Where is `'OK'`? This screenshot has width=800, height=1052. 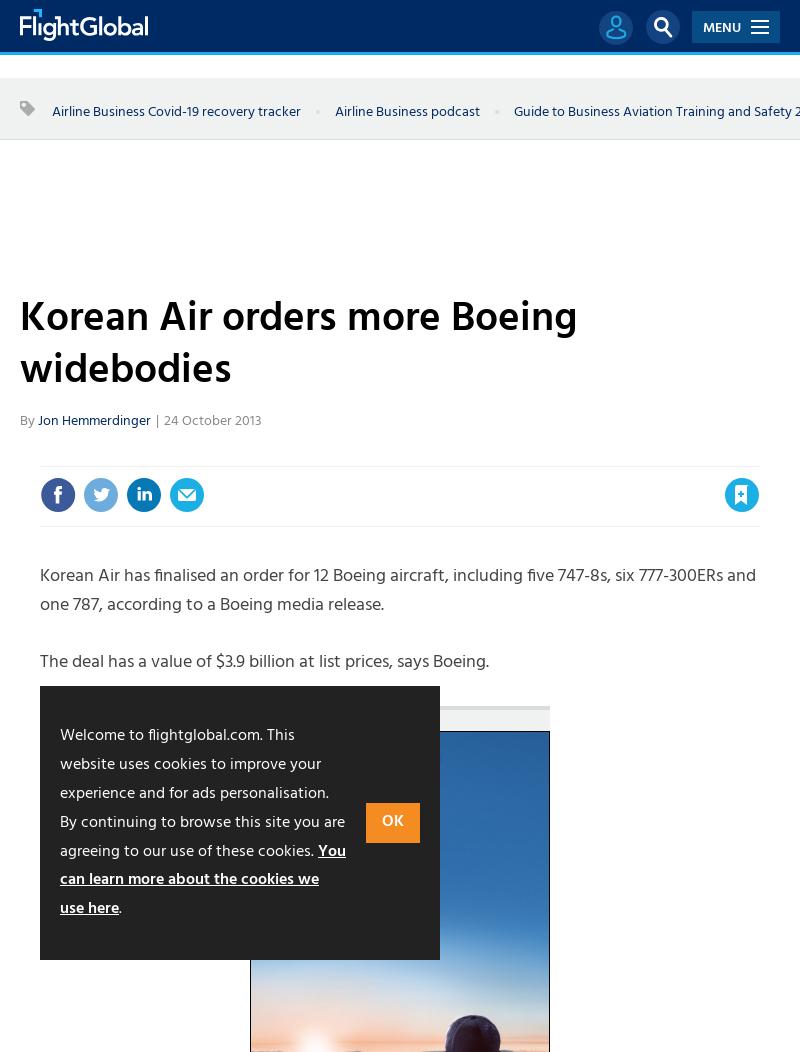
'OK' is located at coordinates (381, 822).